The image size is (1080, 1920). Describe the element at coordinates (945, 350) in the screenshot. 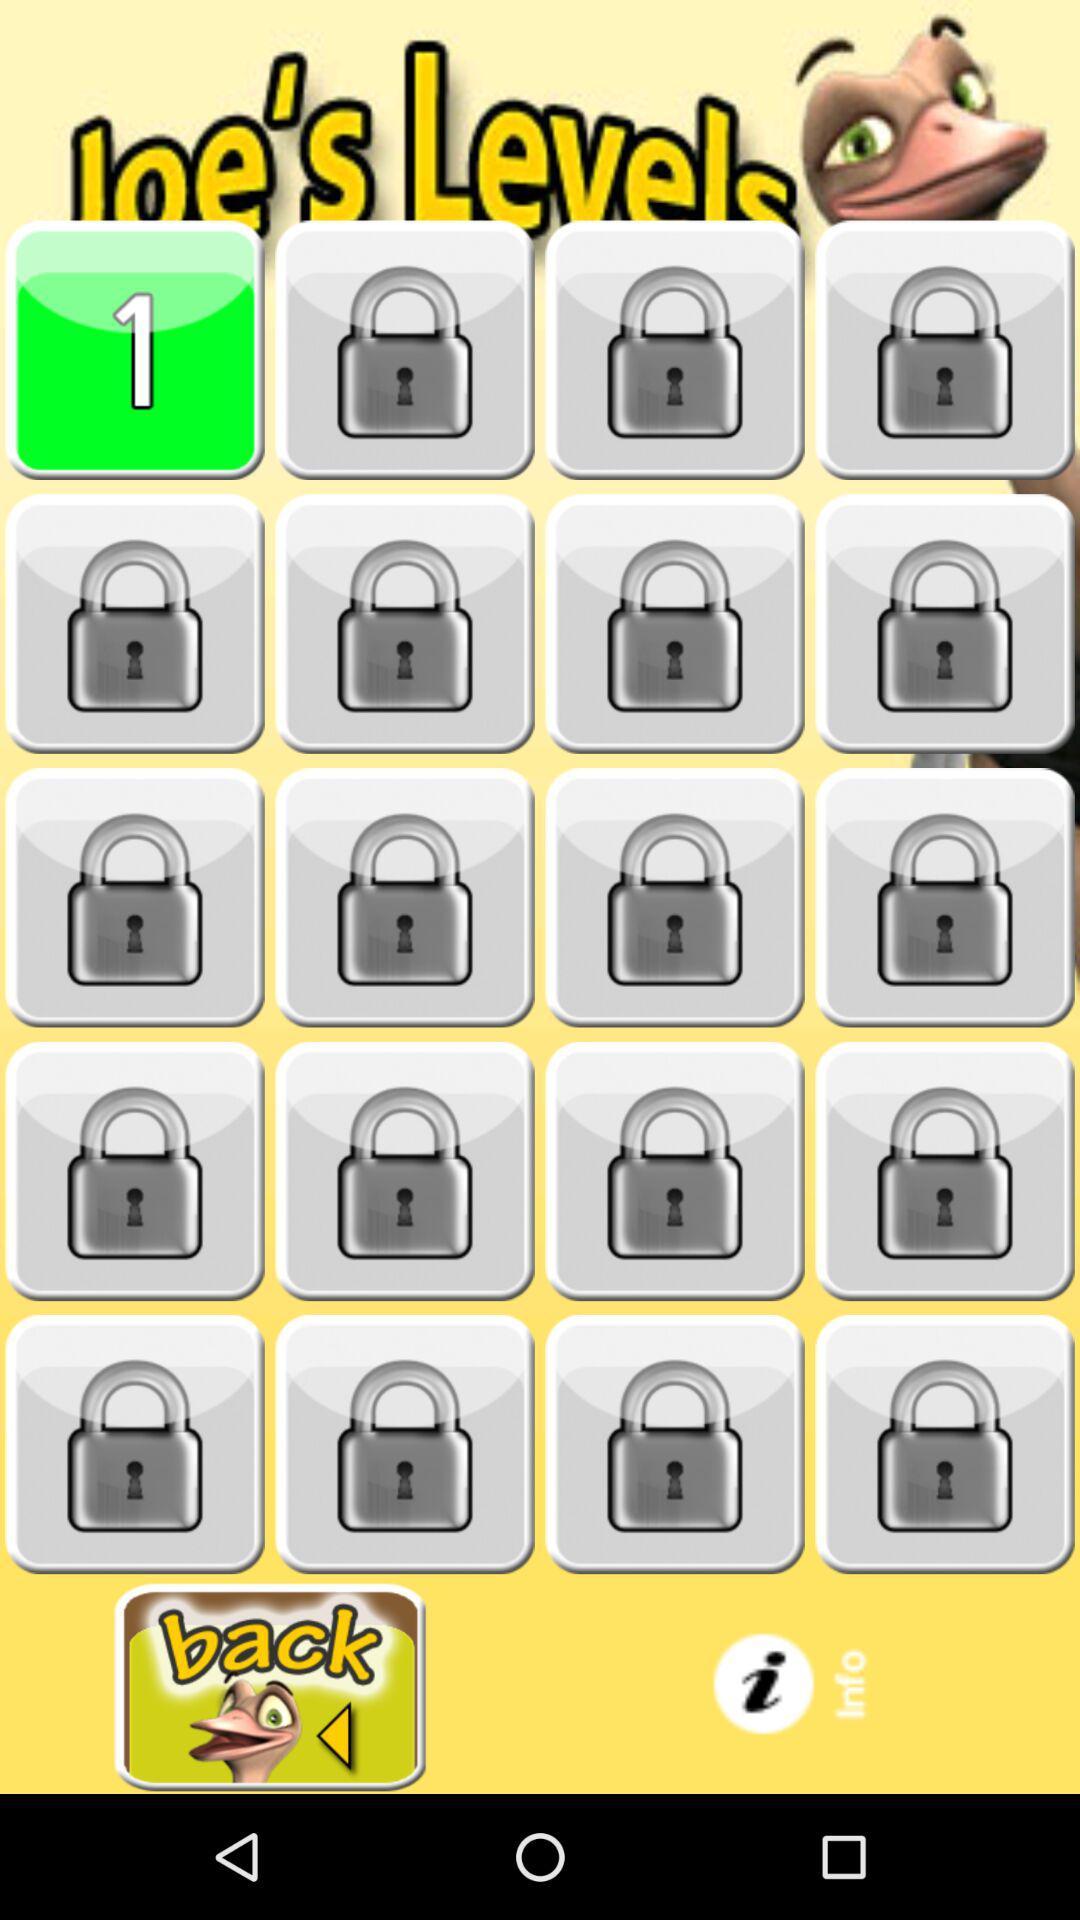

I see `lock button` at that location.